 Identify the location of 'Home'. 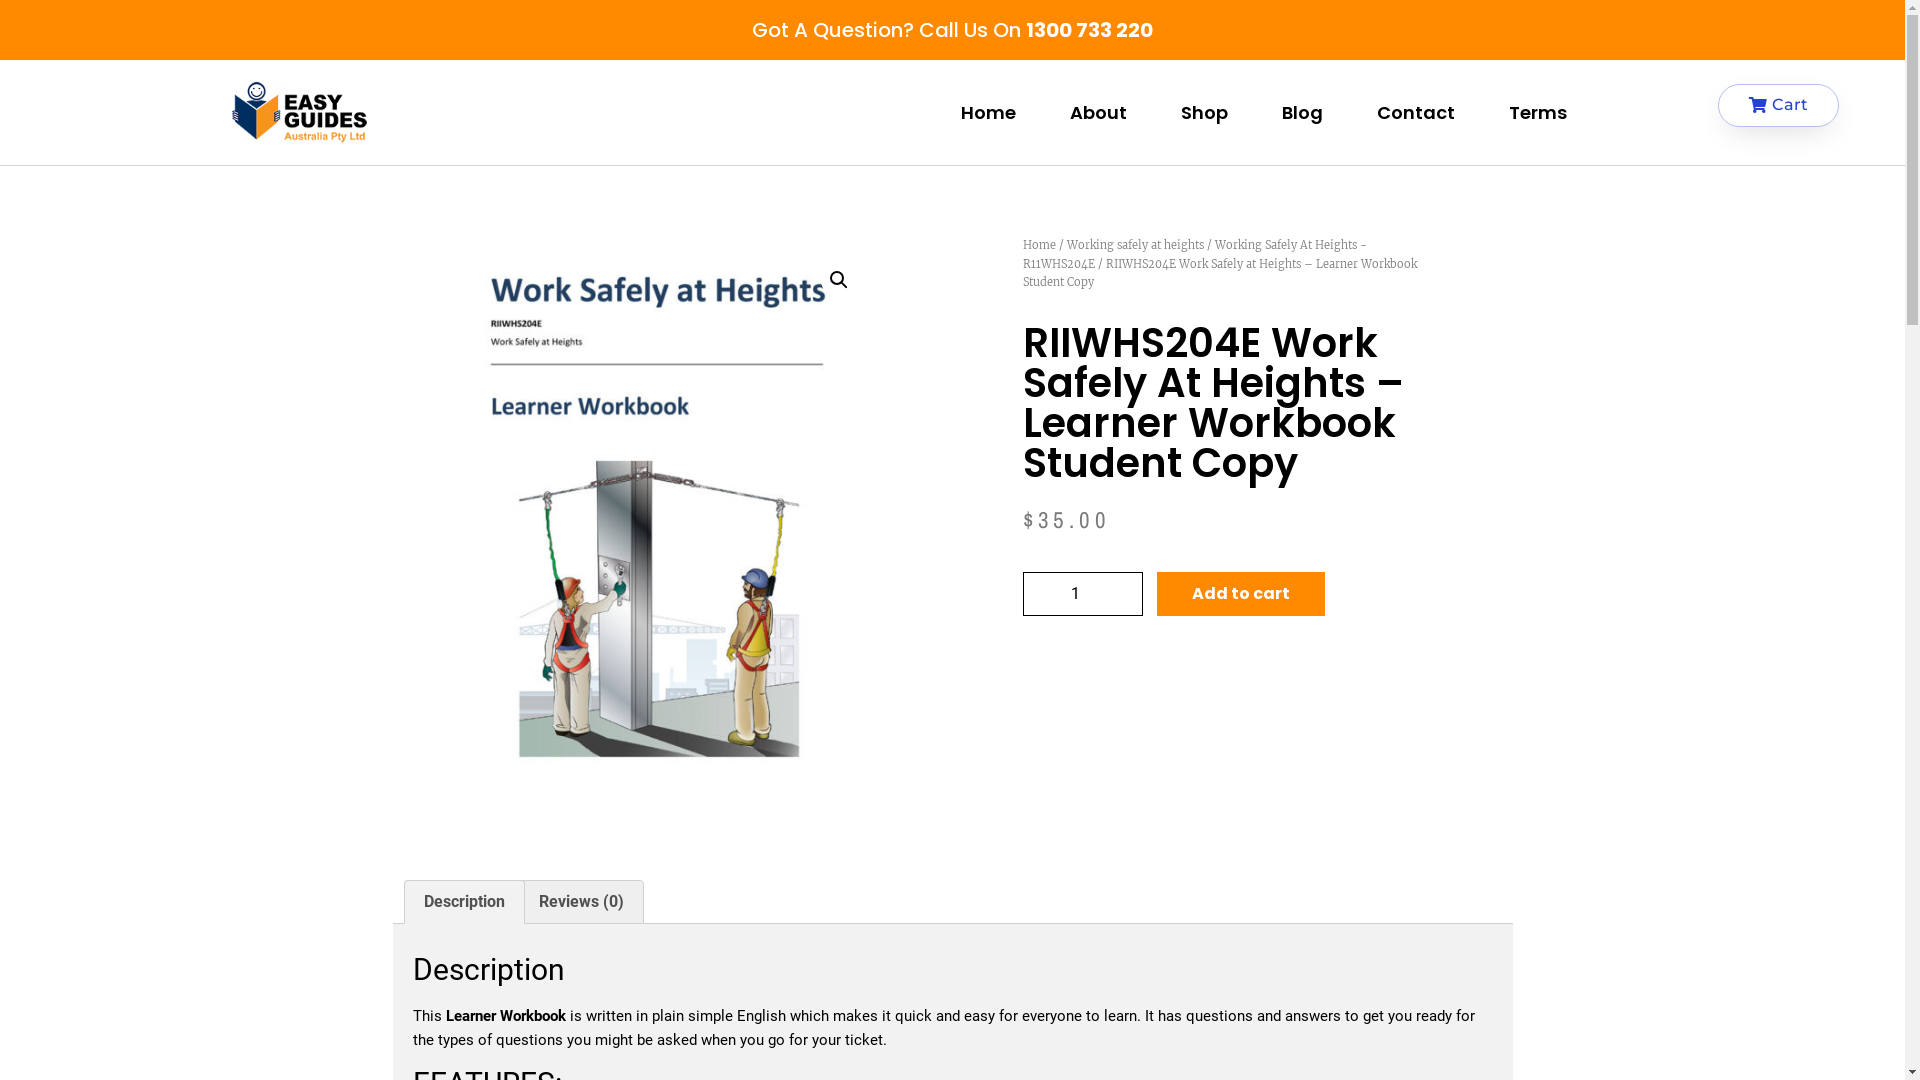
(933, 112).